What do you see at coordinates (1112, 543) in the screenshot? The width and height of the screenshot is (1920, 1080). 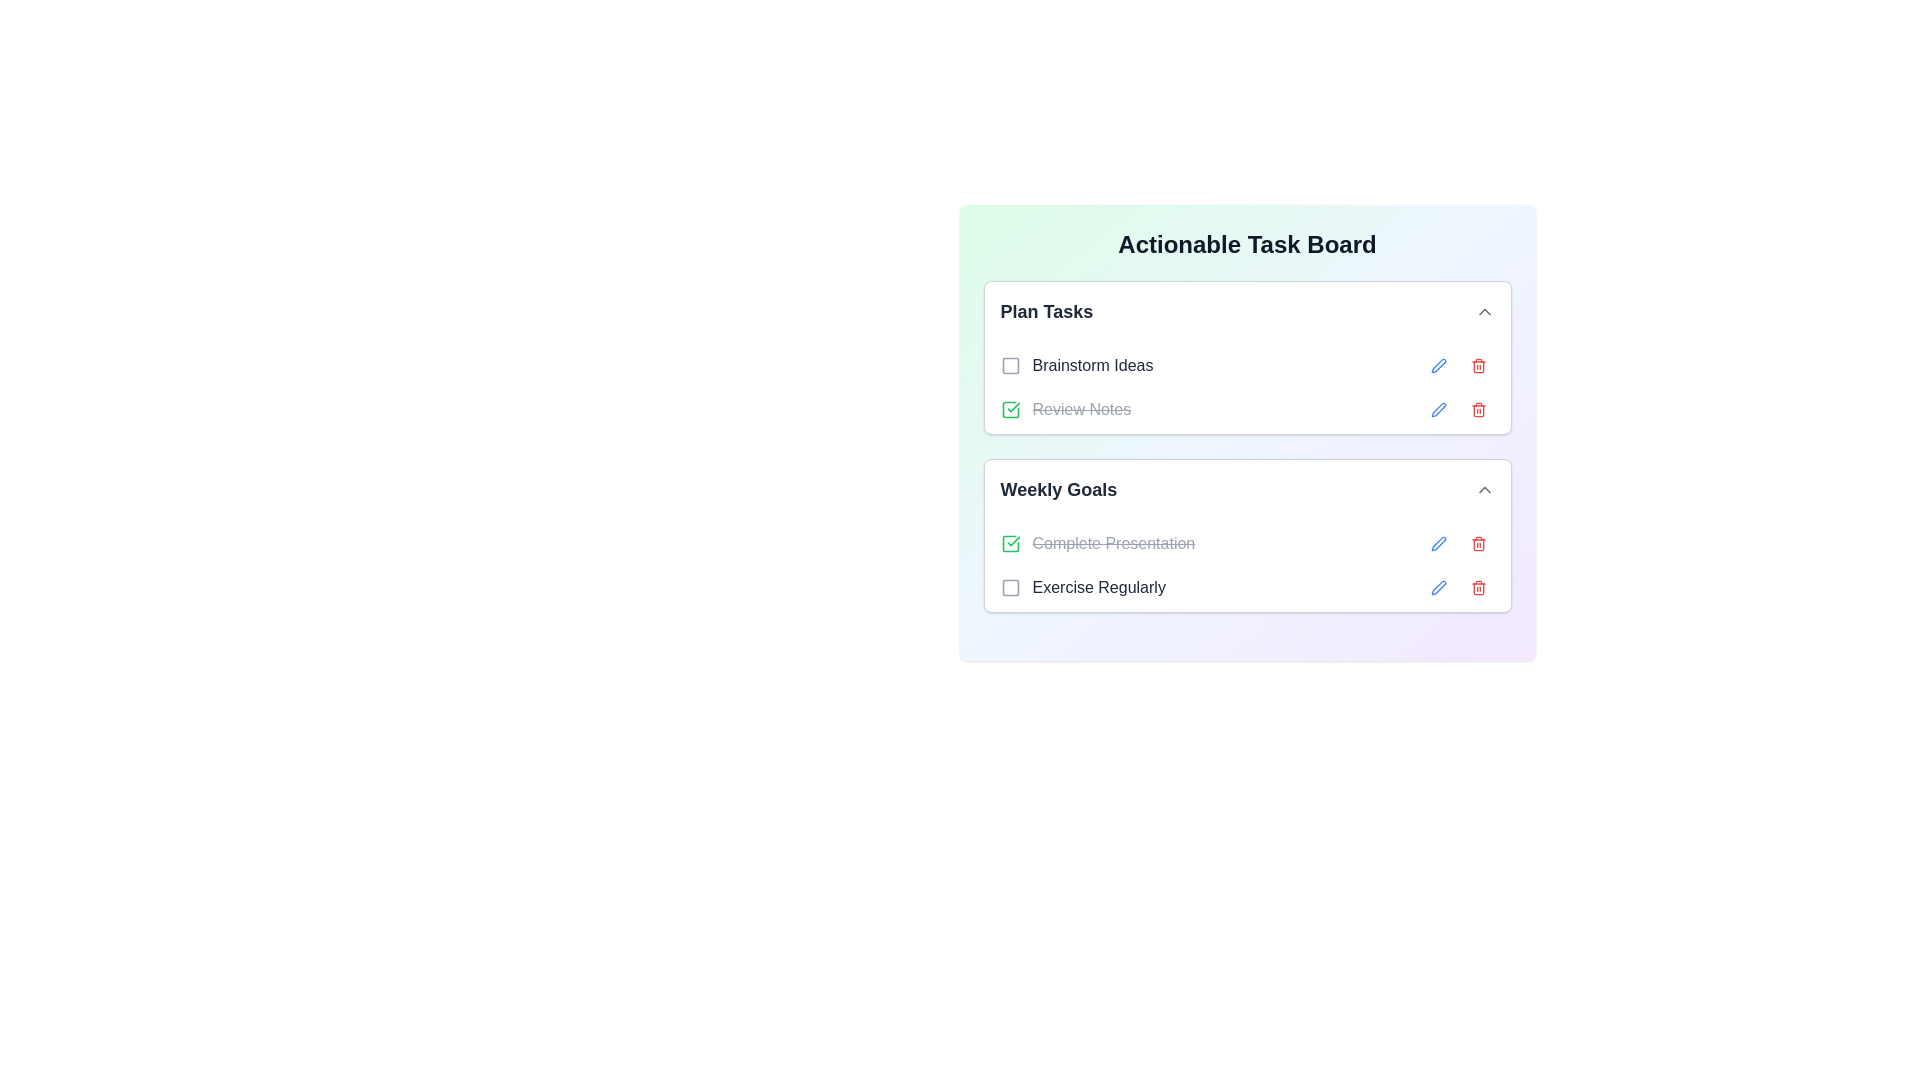 I see `the text label that displays the title of a completed task, marked with a strikethrough style, located in the 'Weekly Goals' section of the 'Actionable Task Board', following a checkmark icon and above the 'Exercise Regularly' text` at bounding box center [1112, 543].